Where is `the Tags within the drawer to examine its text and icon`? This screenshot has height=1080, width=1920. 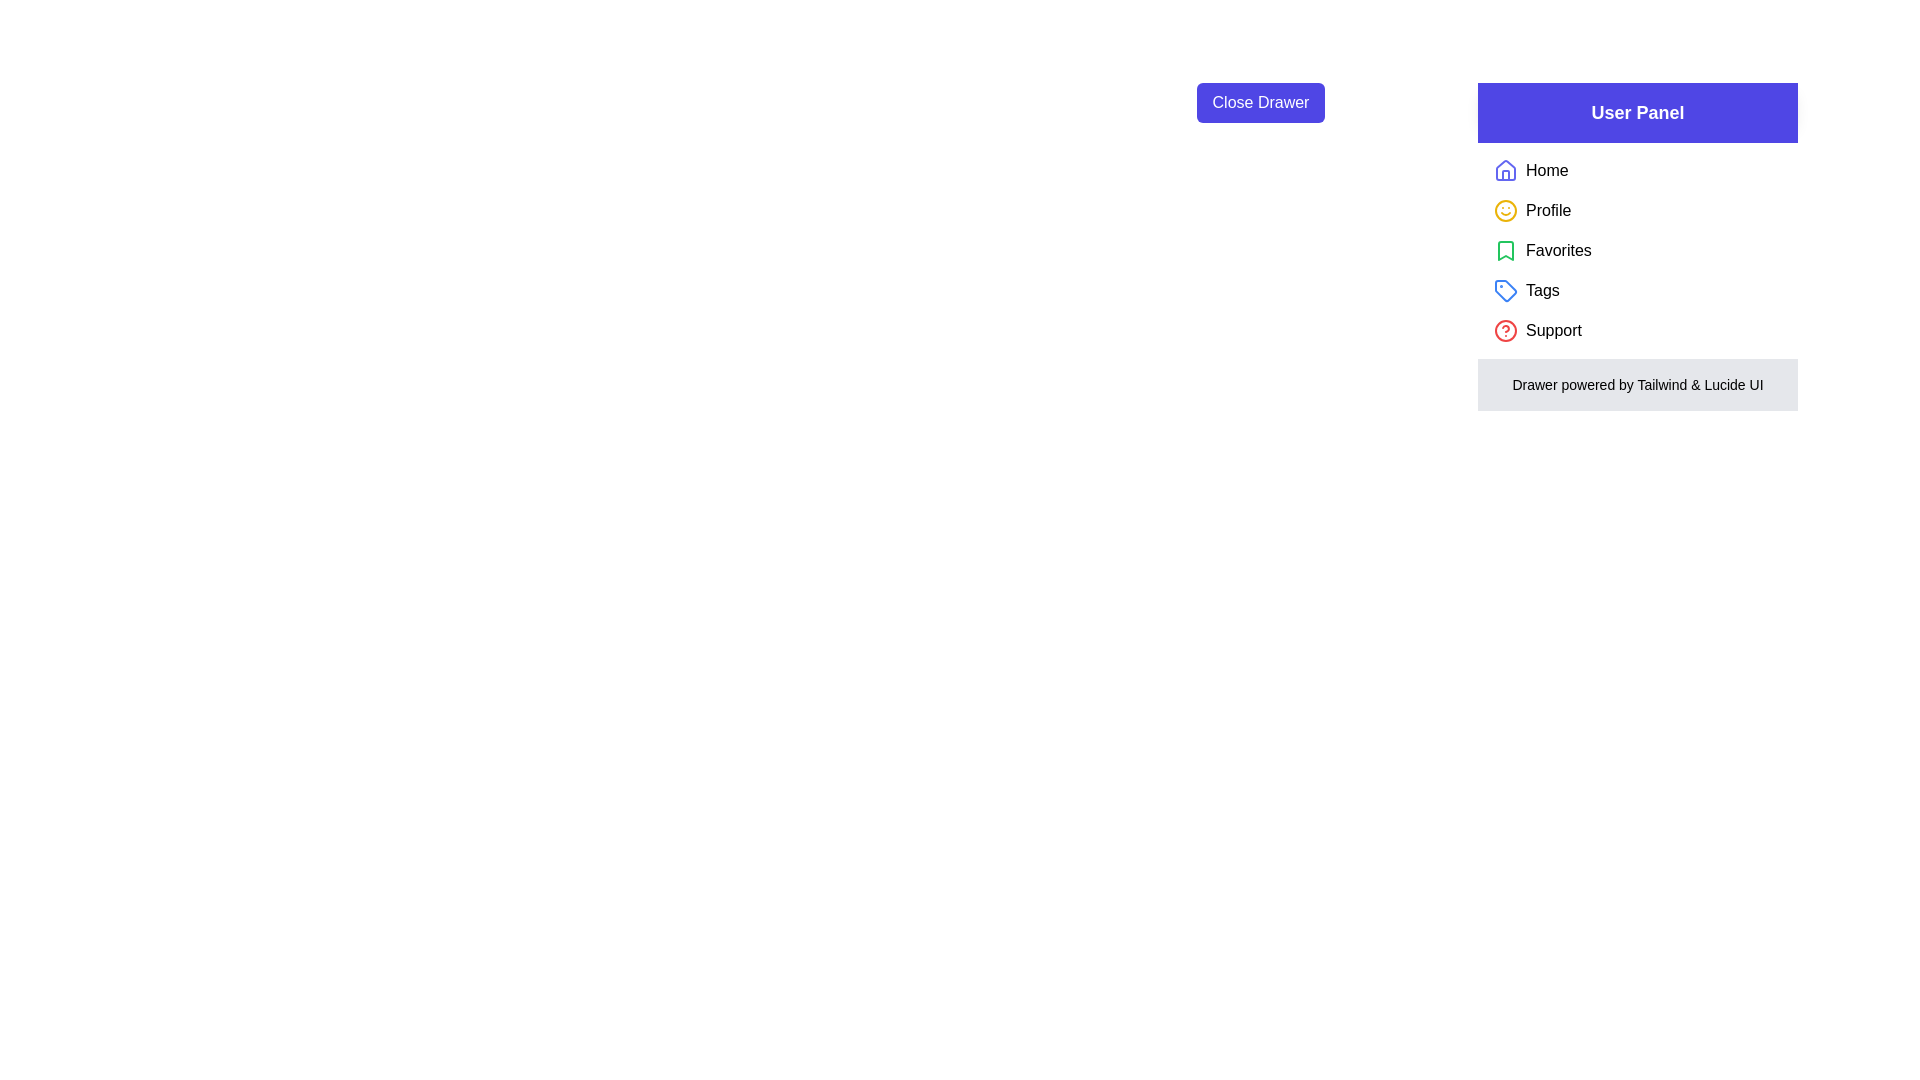 the Tags within the drawer to examine its text and icon is located at coordinates (1506, 290).